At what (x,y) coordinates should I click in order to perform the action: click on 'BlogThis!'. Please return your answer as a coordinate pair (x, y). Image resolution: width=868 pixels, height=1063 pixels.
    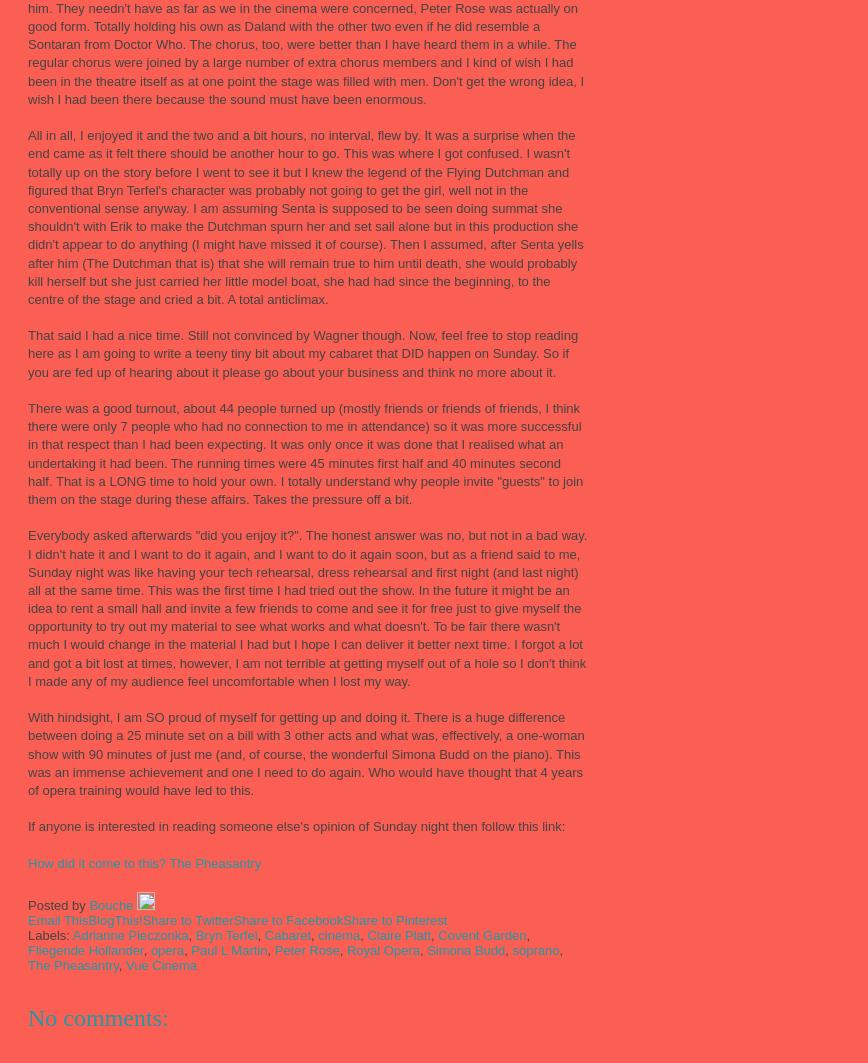
    Looking at the image, I should click on (115, 919).